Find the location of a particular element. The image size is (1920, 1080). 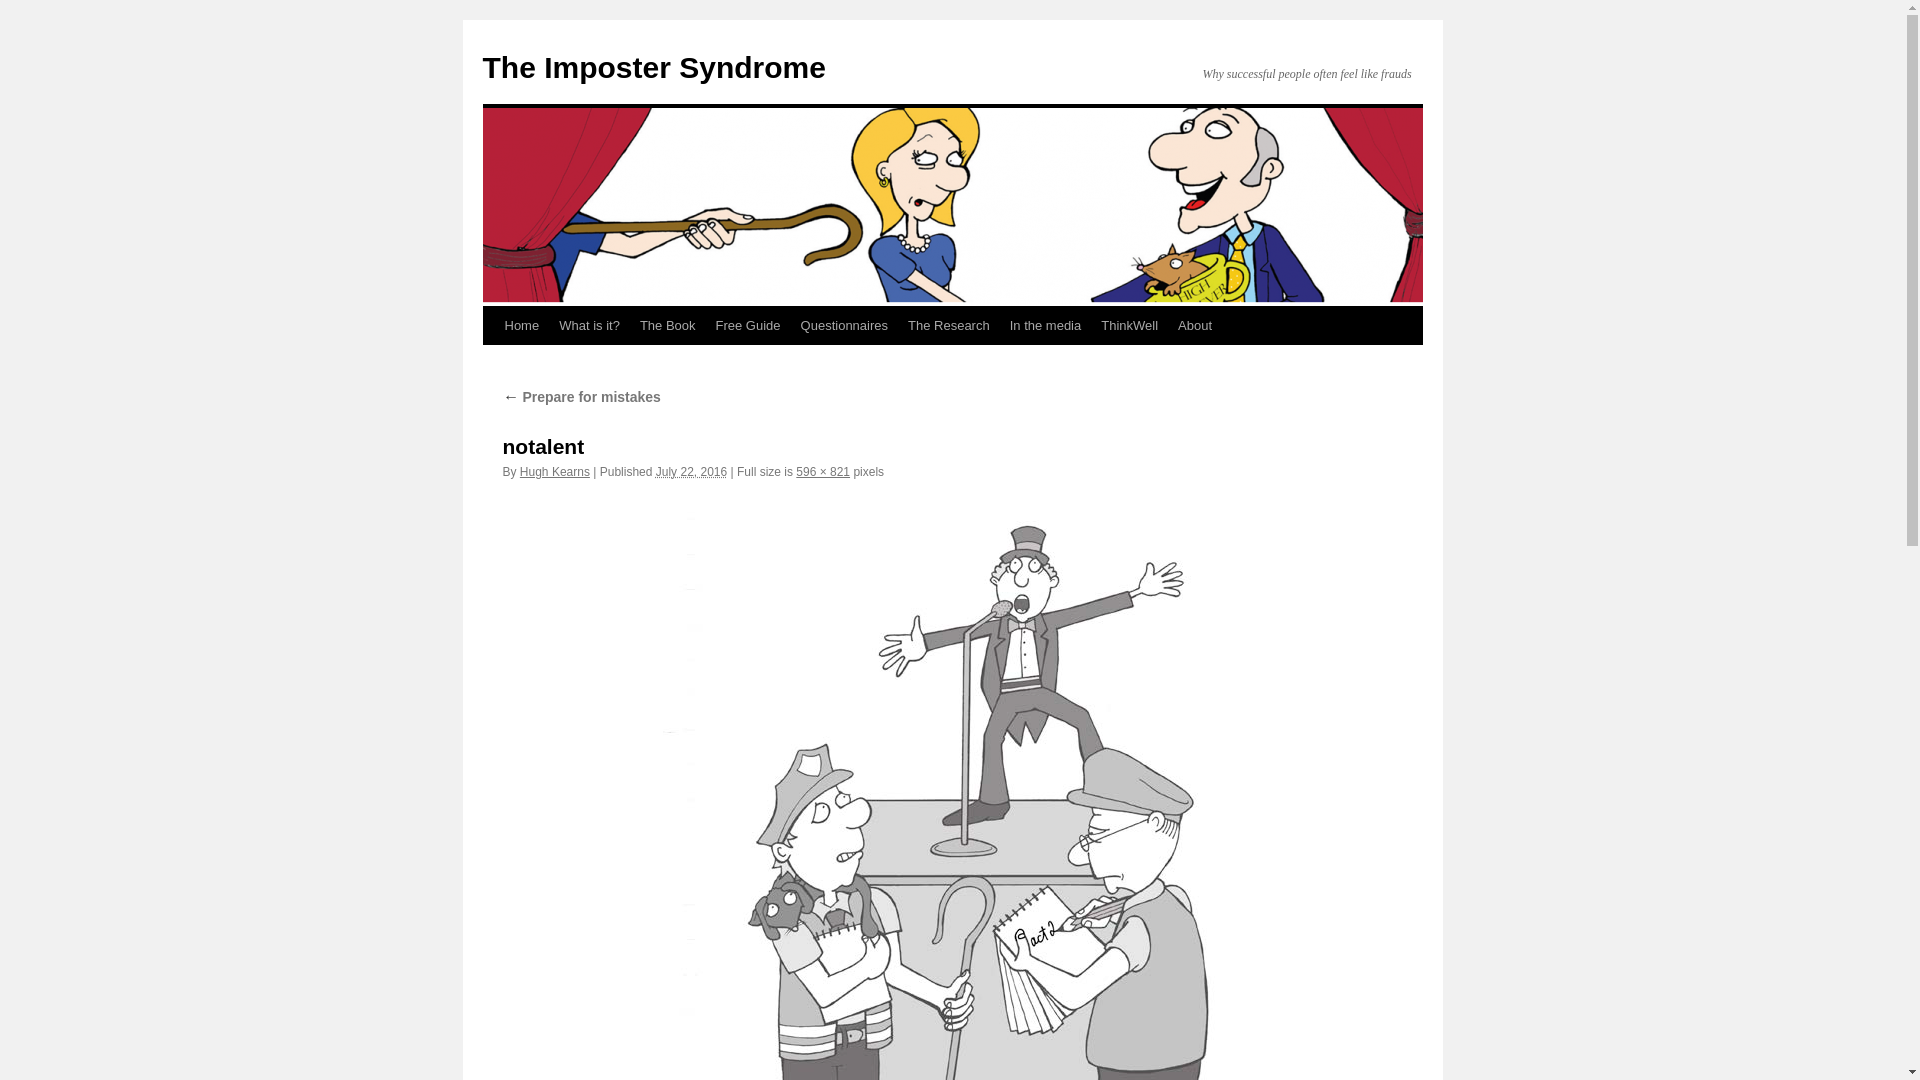

'What is it?' is located at coordinates (588, 325).